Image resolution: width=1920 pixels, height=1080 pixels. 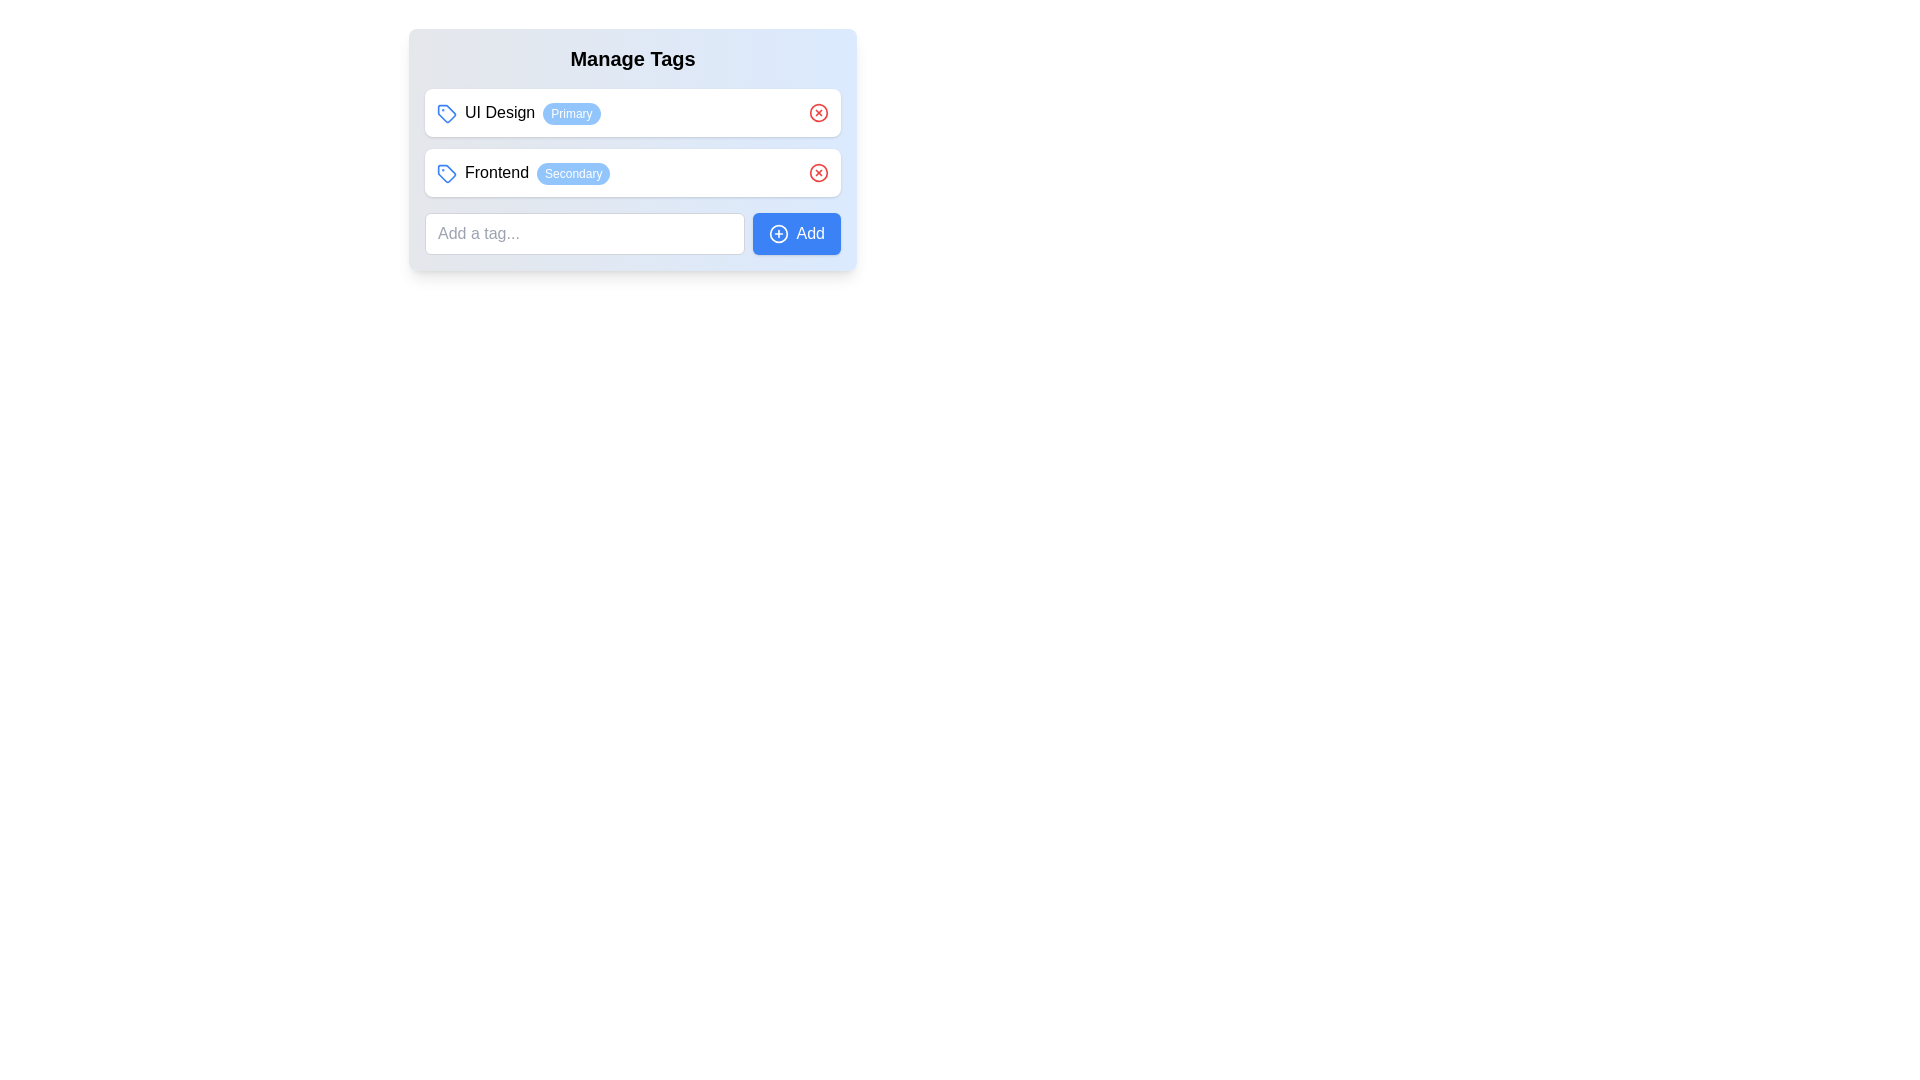 I want to click on the circular graphic element, which is part of a red icon located to the right of the 'UI Design' tag in the 'Manage Tags' component, so click(x=819, y=112).